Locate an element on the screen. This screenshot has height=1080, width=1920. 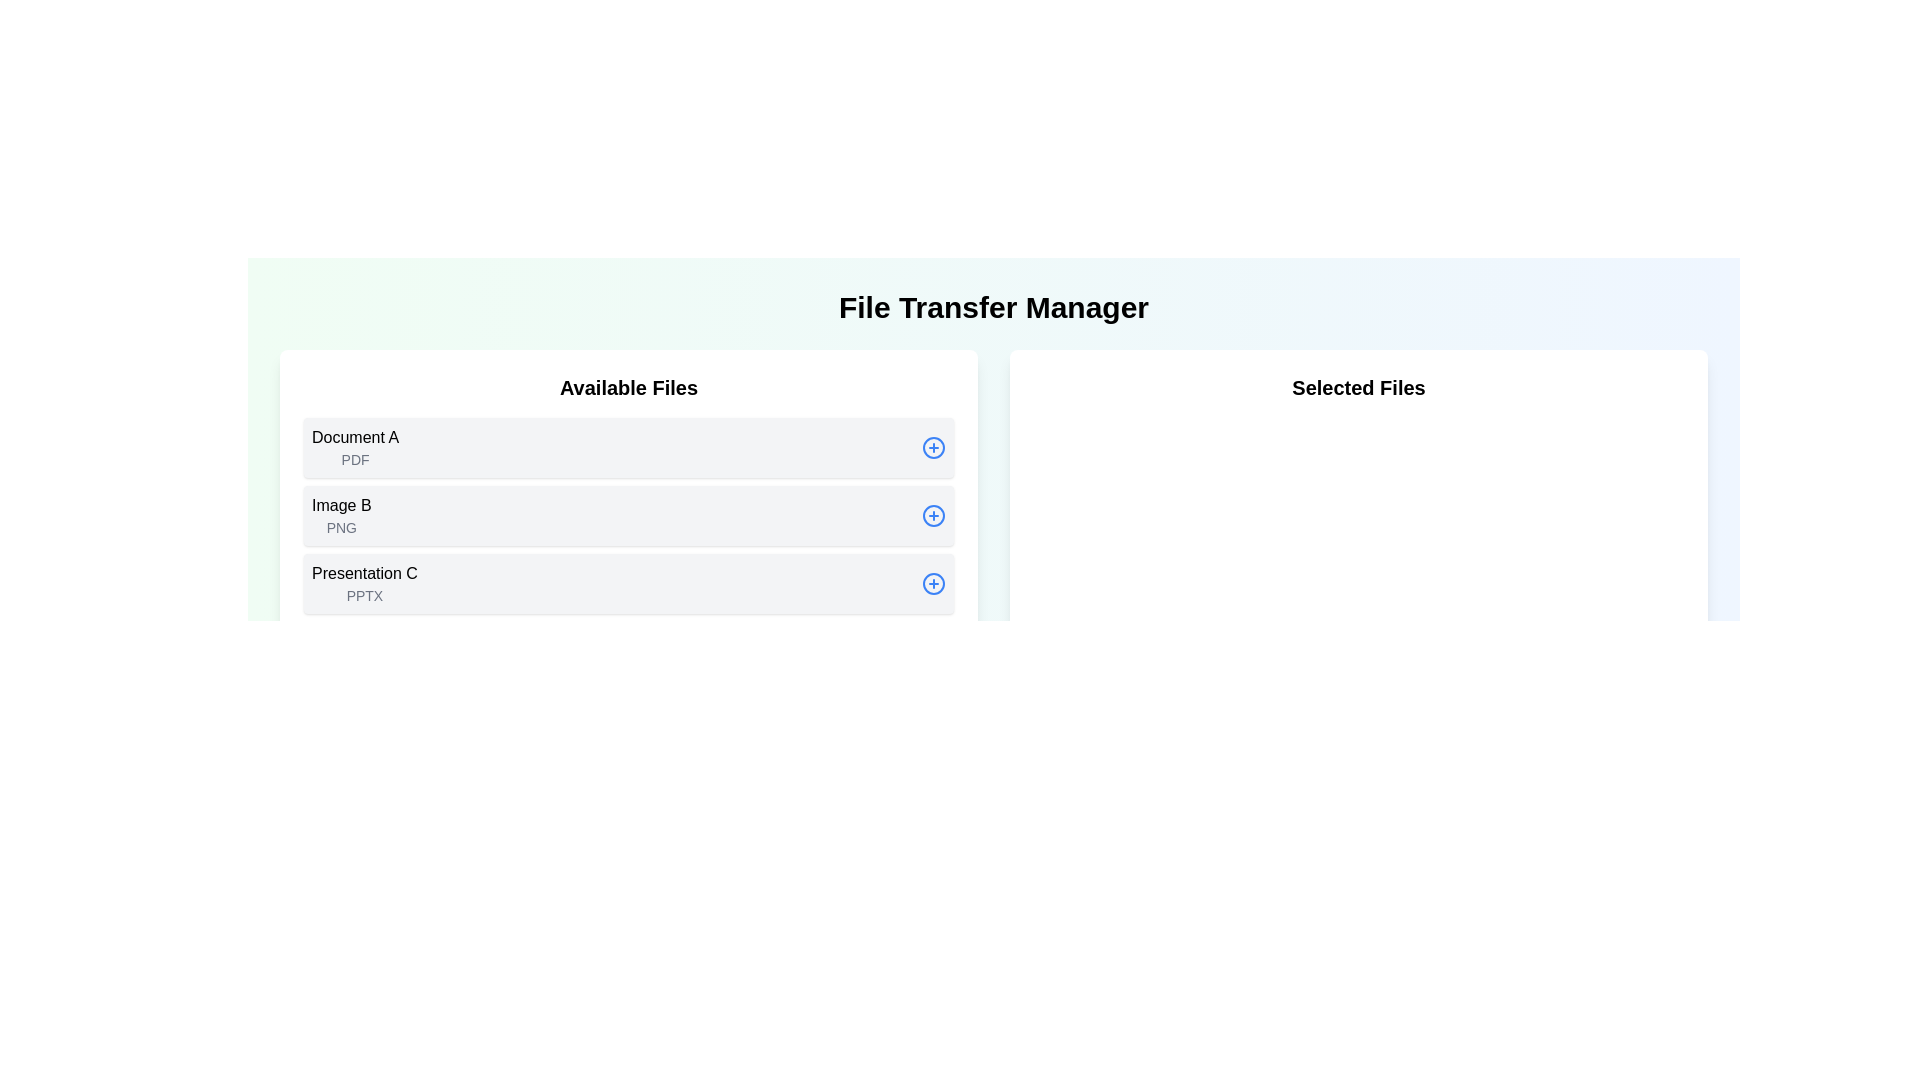
the text label displaying 'PPTX', which is styled in a smaller gray font and located beneath the larger text 'Presentation C' in the third card of the 'Available Files' section is located at coordinates (364, 595).